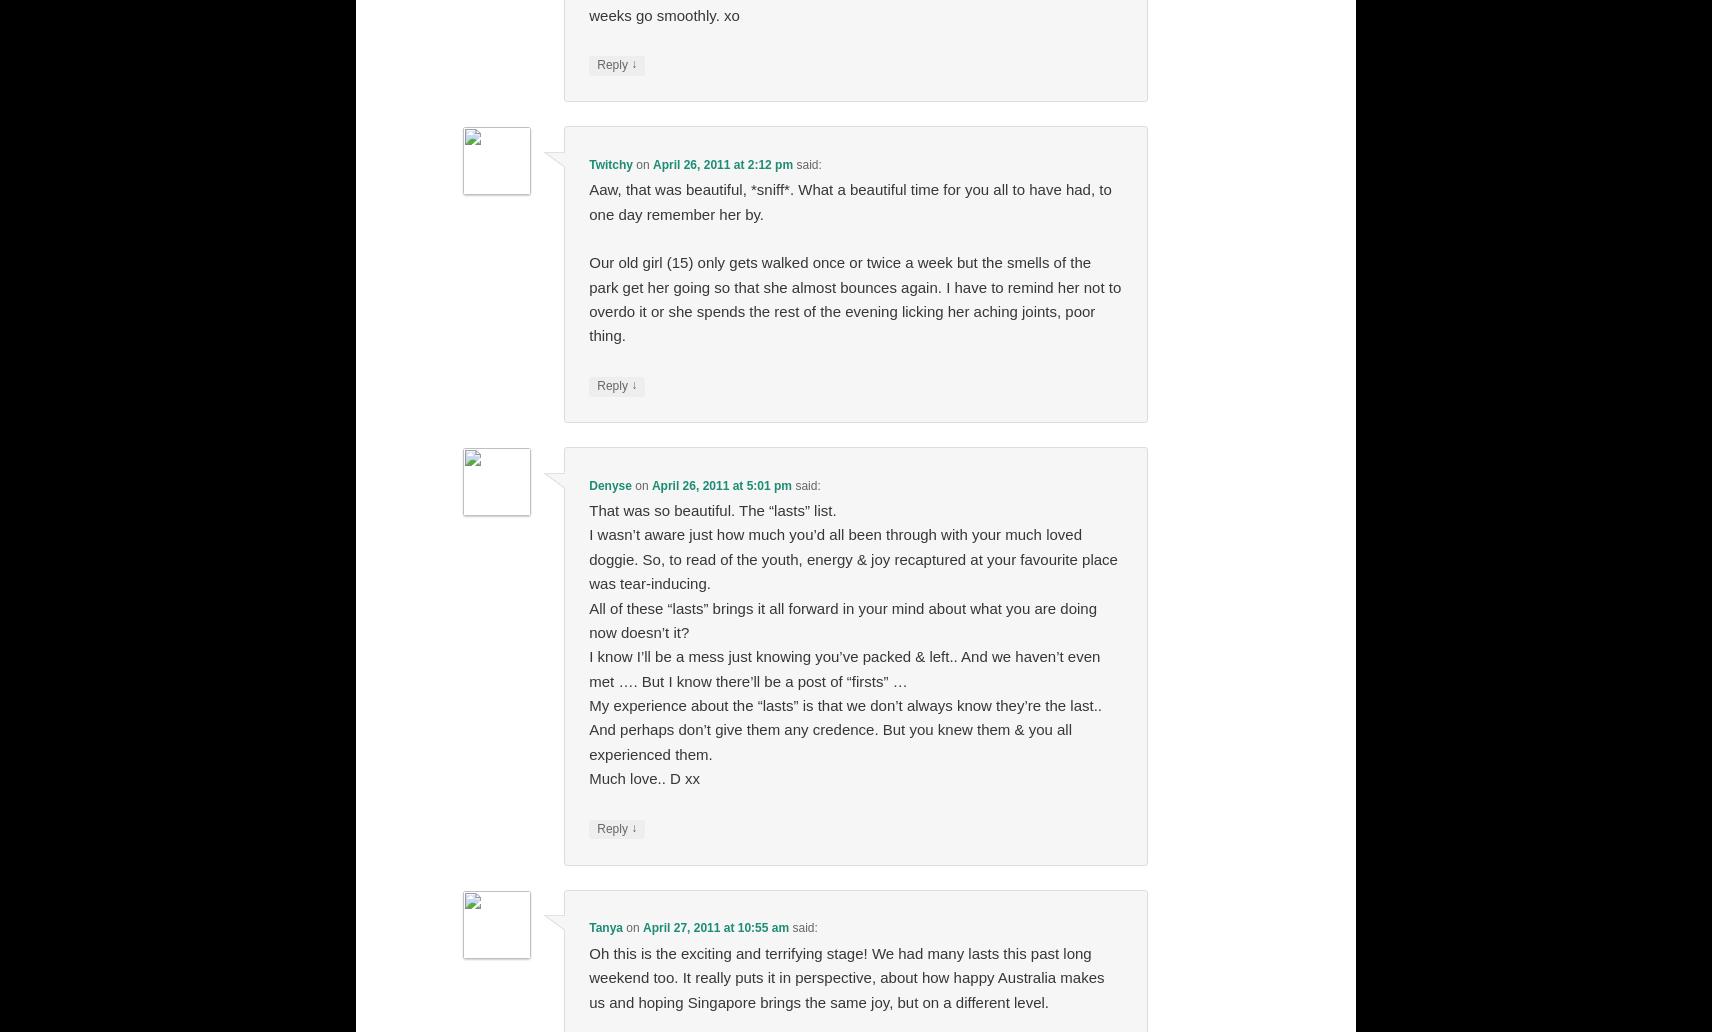 This screenshot has height=1032, width=1712. I want to click on 'Denyse', so click(608, 484).